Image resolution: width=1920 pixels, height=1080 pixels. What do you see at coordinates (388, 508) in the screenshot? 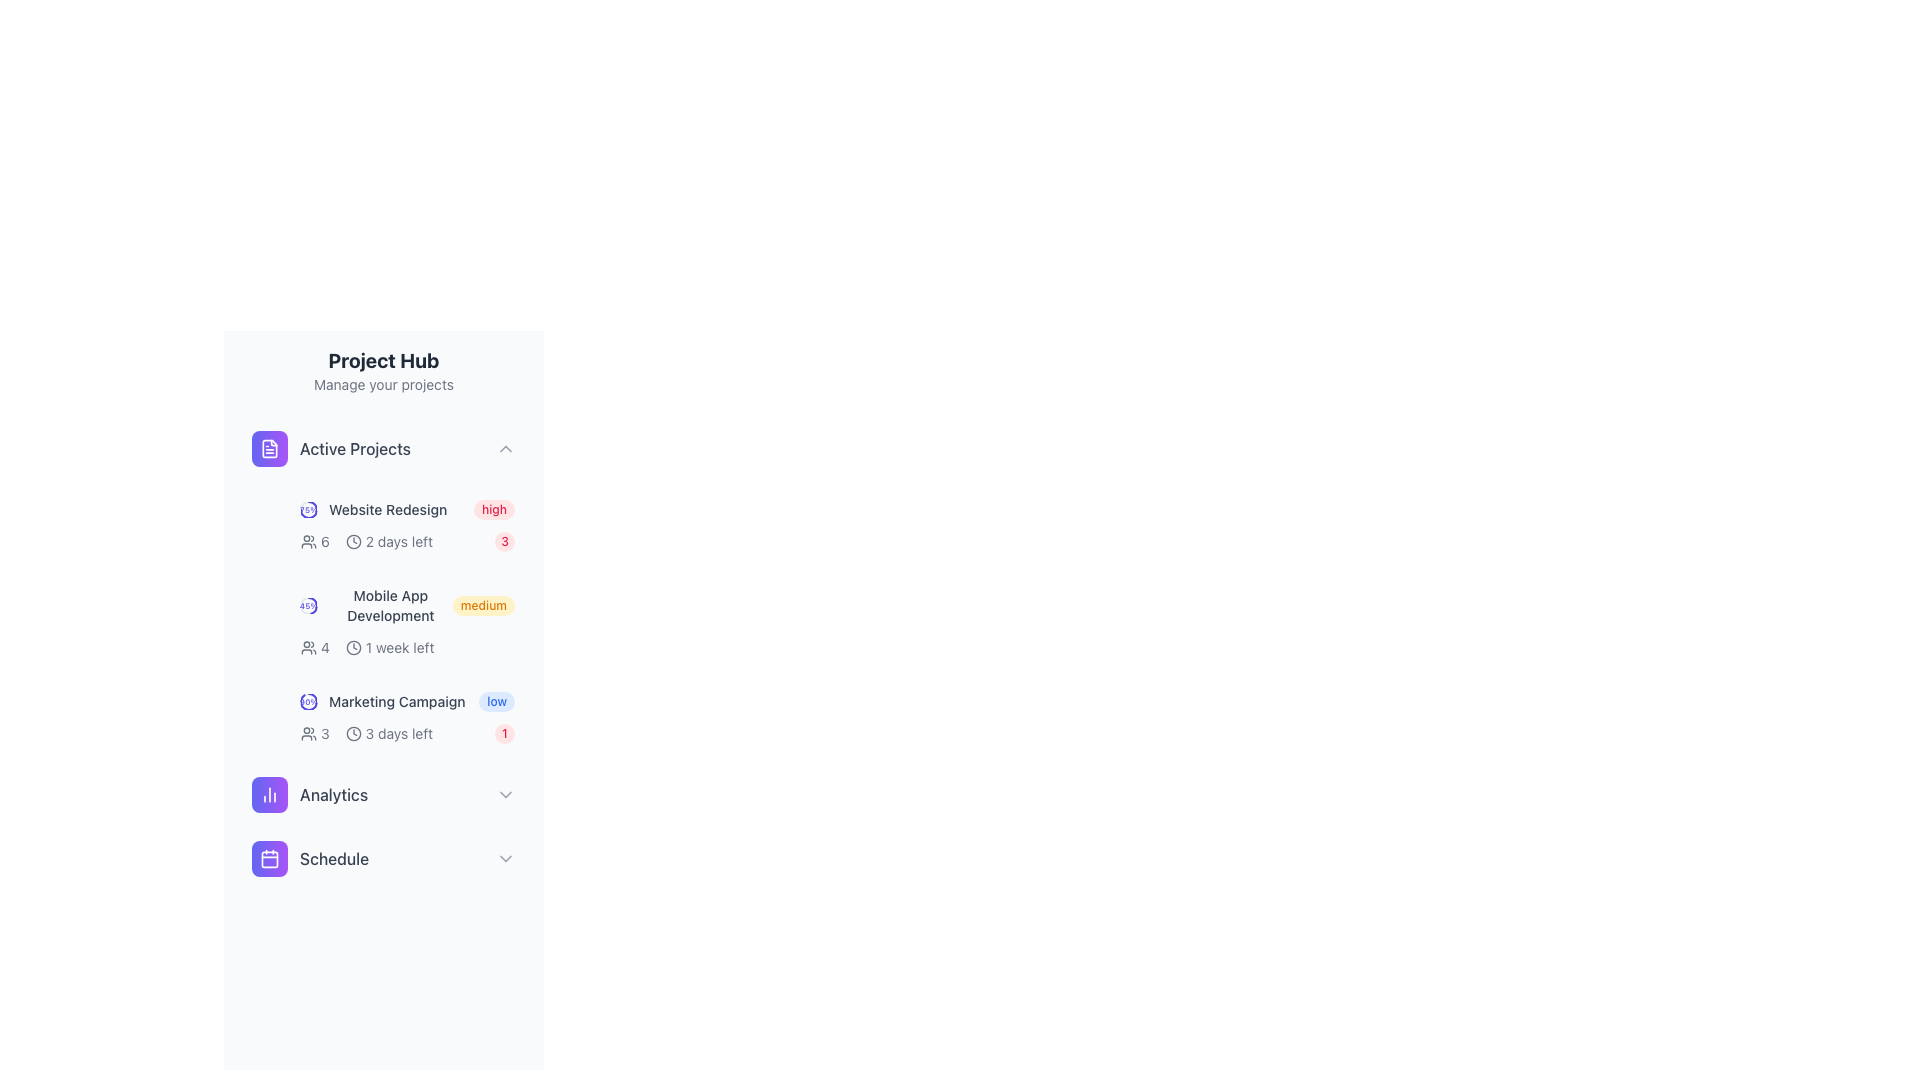
I see `the text label displaying 'Website Redesign' in gray color, which is the second item under the 'Active Projects' section` at bounding box center [388, 508].